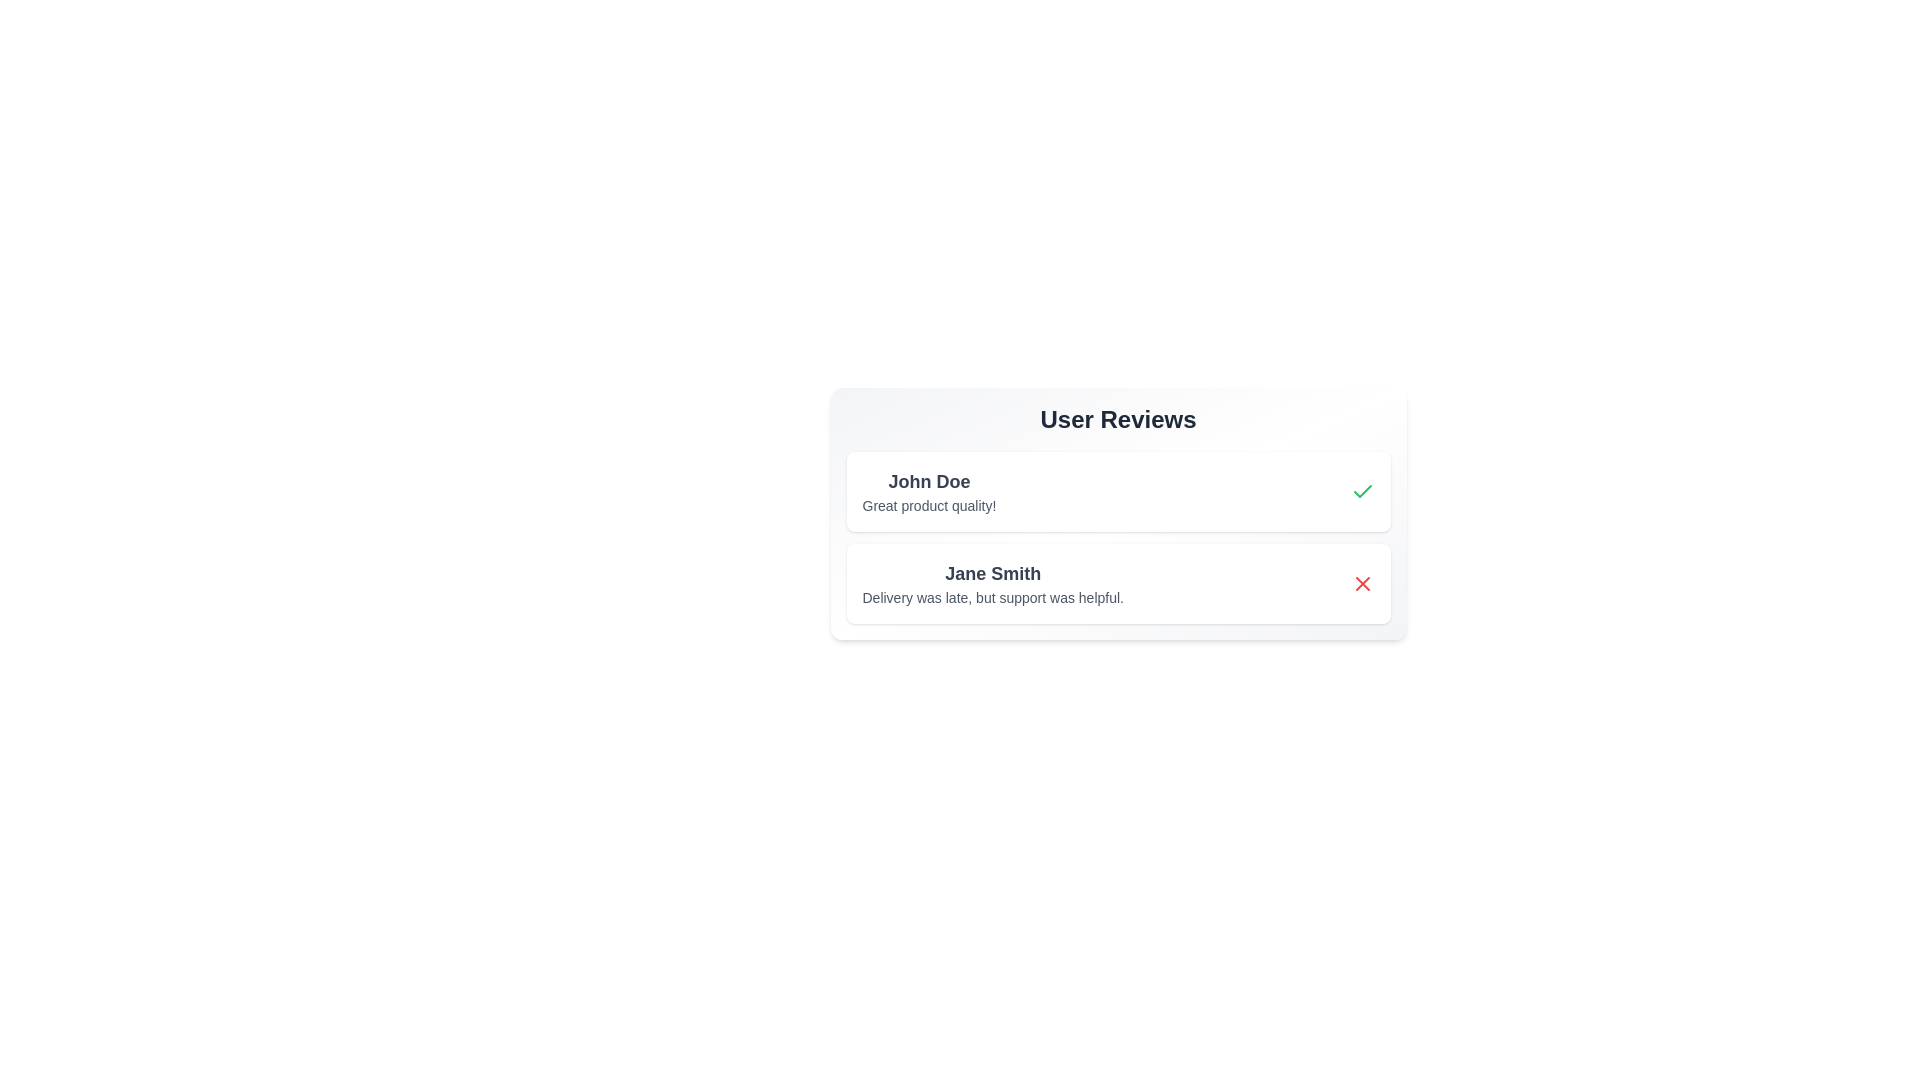 This screenshot has height=1080, width=1920. What do you see at coordinates (928, 492) in the screenshot?
I see `the text block containing 'John Doe' and 'Great product quality!' located in the top section of the user reviews card` at bounding box center [928, 492].